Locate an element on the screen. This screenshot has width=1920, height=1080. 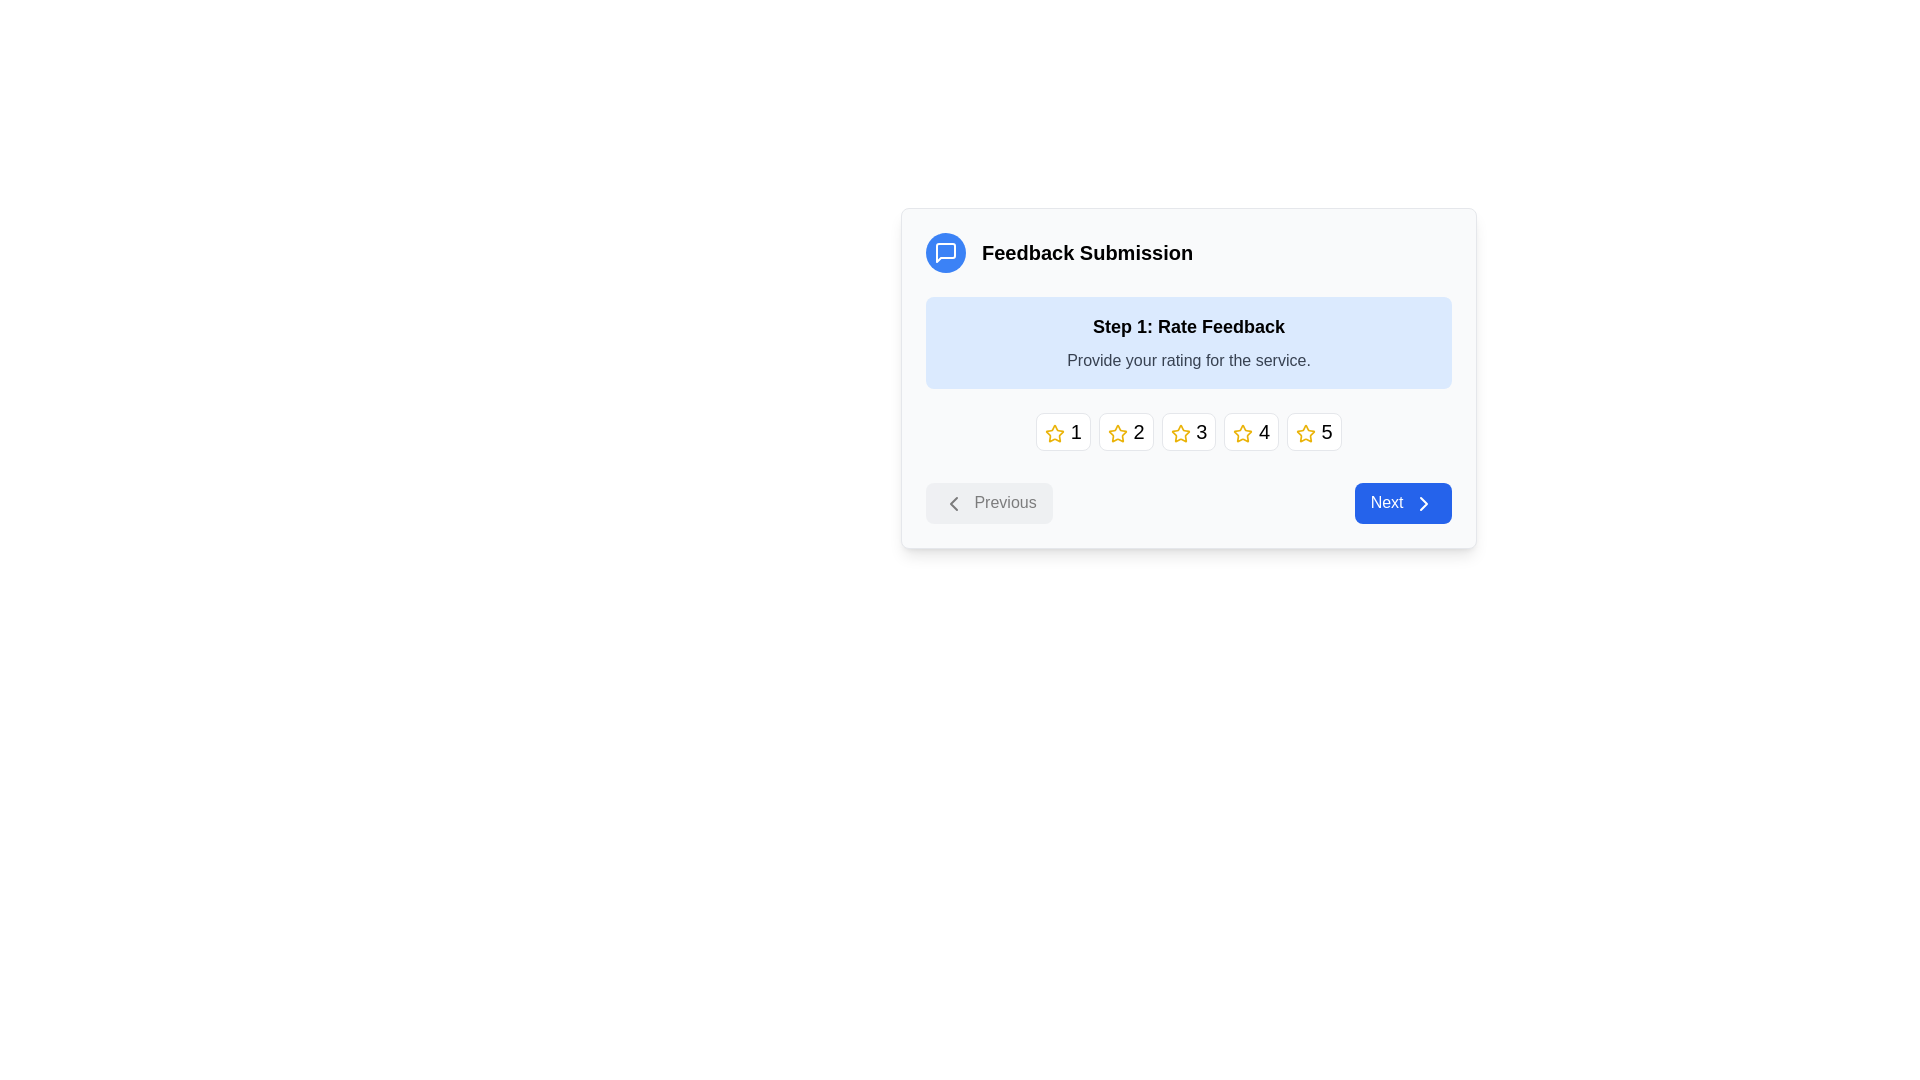
the clickable rating button for a rating of 5, which is located at the far-right of a horizontal row of rating buttons in the feedback submission interface is located at coordinates (1314, 431).